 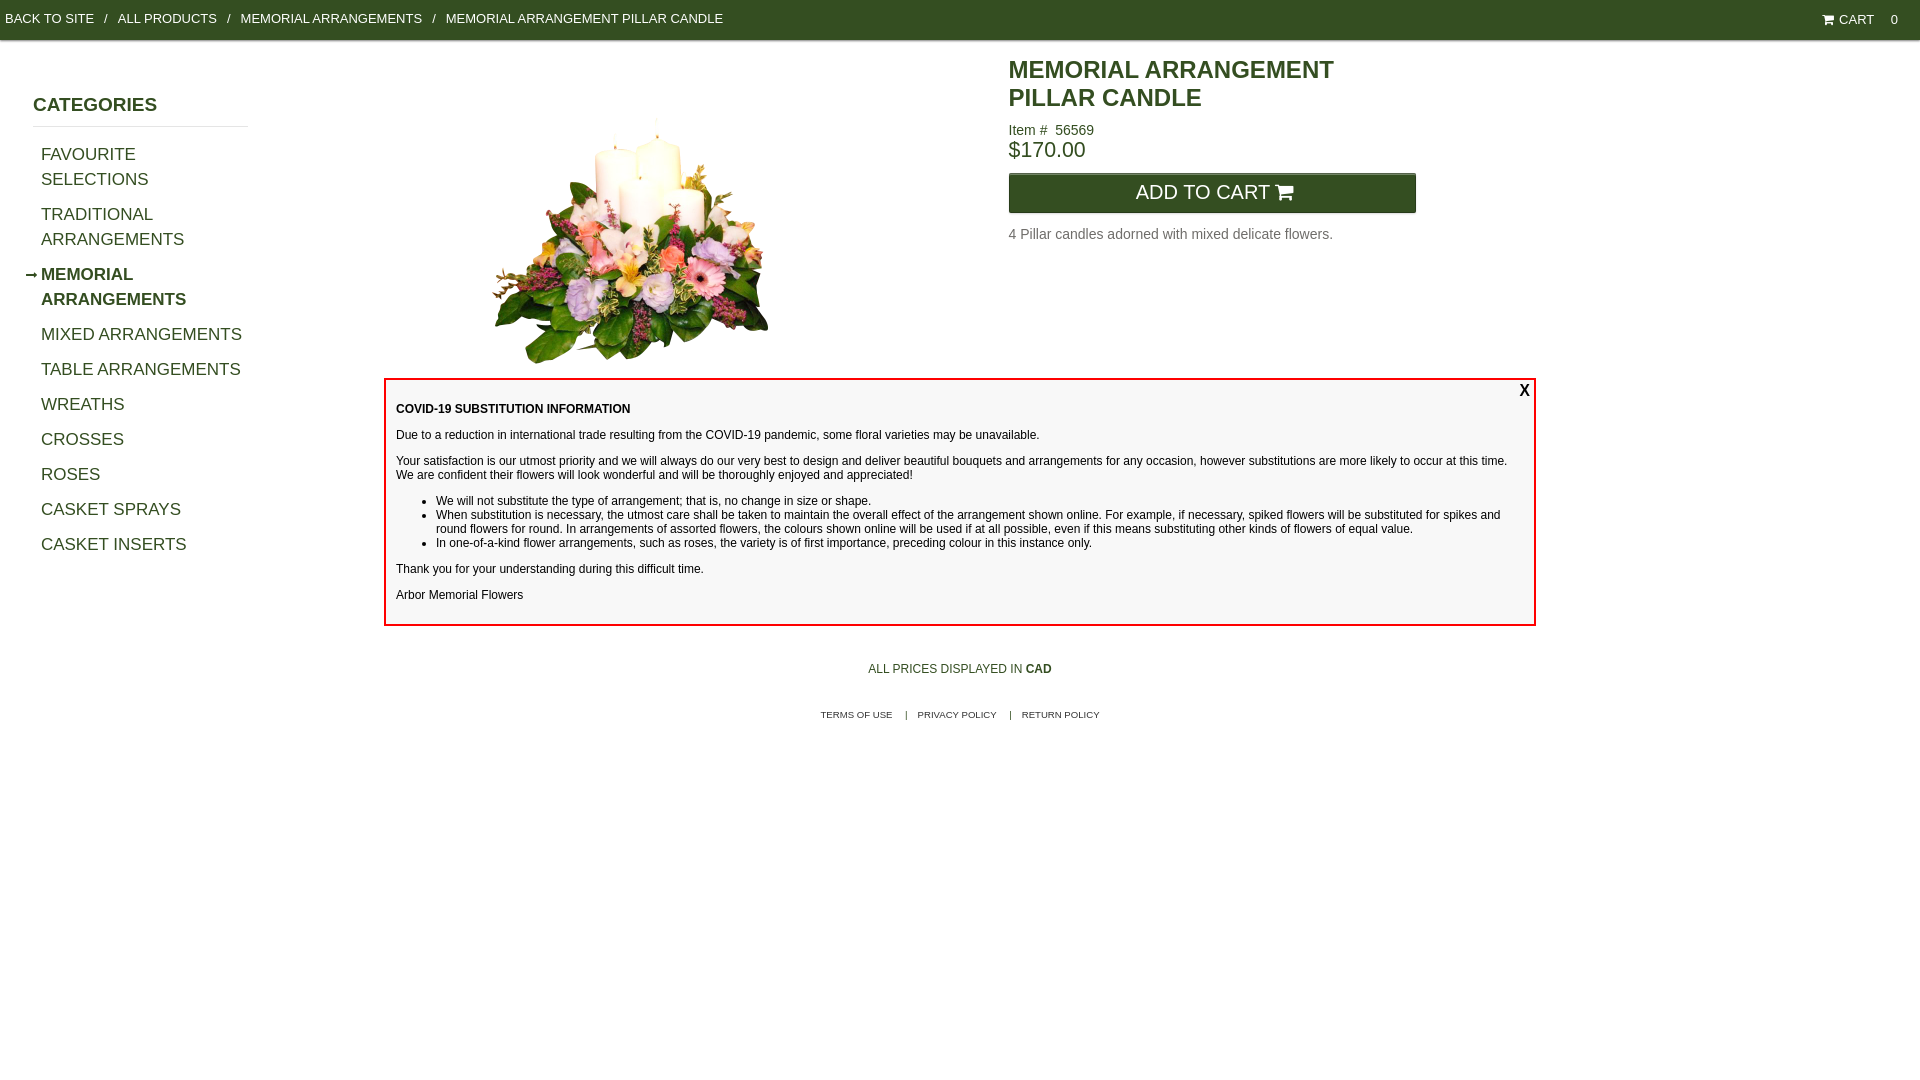 I want to click on 'TABLE ARRANGEMENTS', so click(x=139, y=369).